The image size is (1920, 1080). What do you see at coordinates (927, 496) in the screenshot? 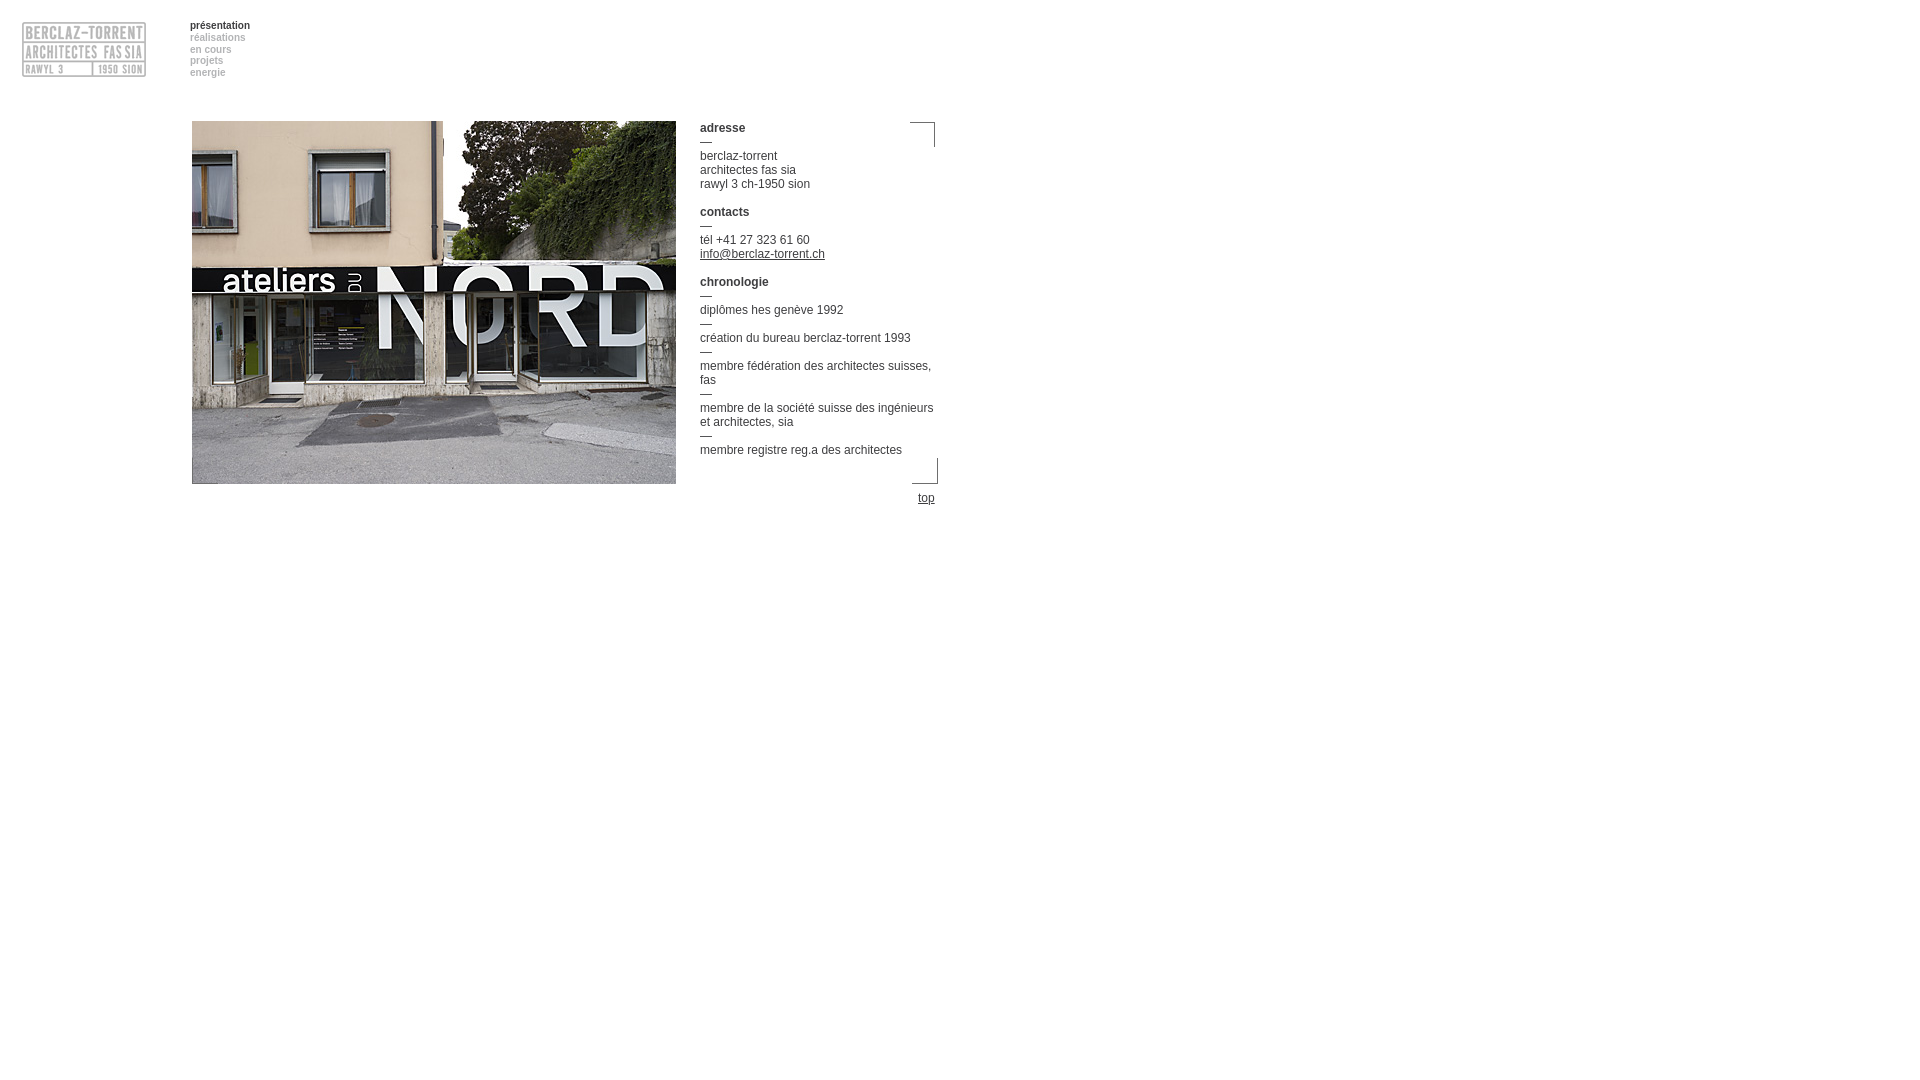
I see `'top'` at bounding box center [927, 496].